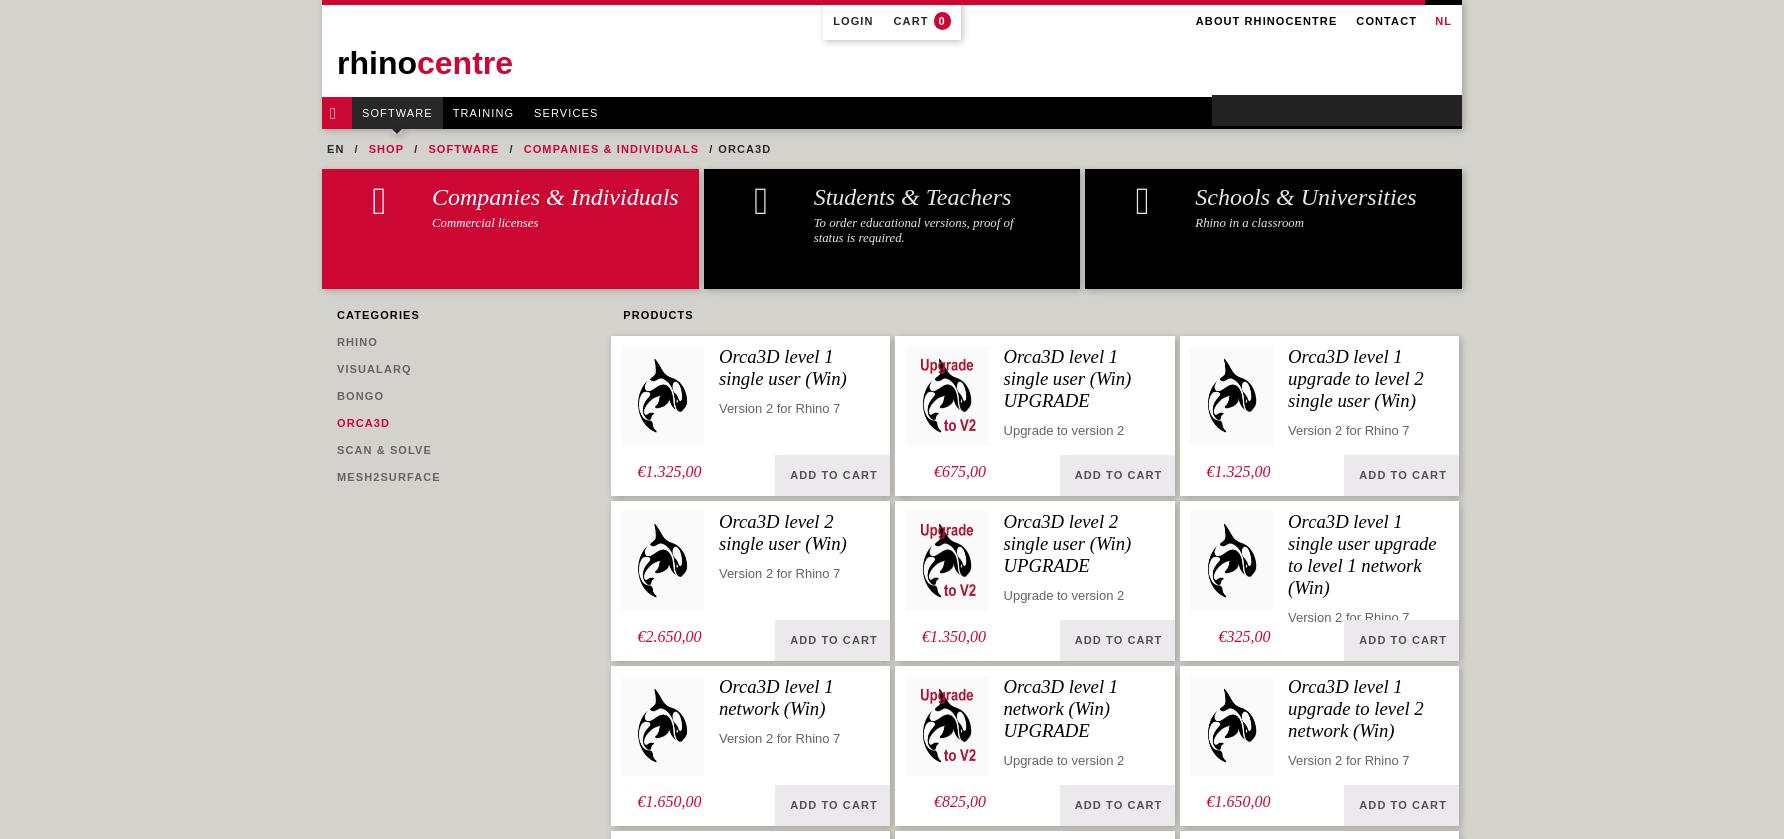 This screenshot has height=839, width=1784. What do you see at coordinates (359, 396) in the screenshot?
I see `'Bongo'` at bounding box center [359, 396].